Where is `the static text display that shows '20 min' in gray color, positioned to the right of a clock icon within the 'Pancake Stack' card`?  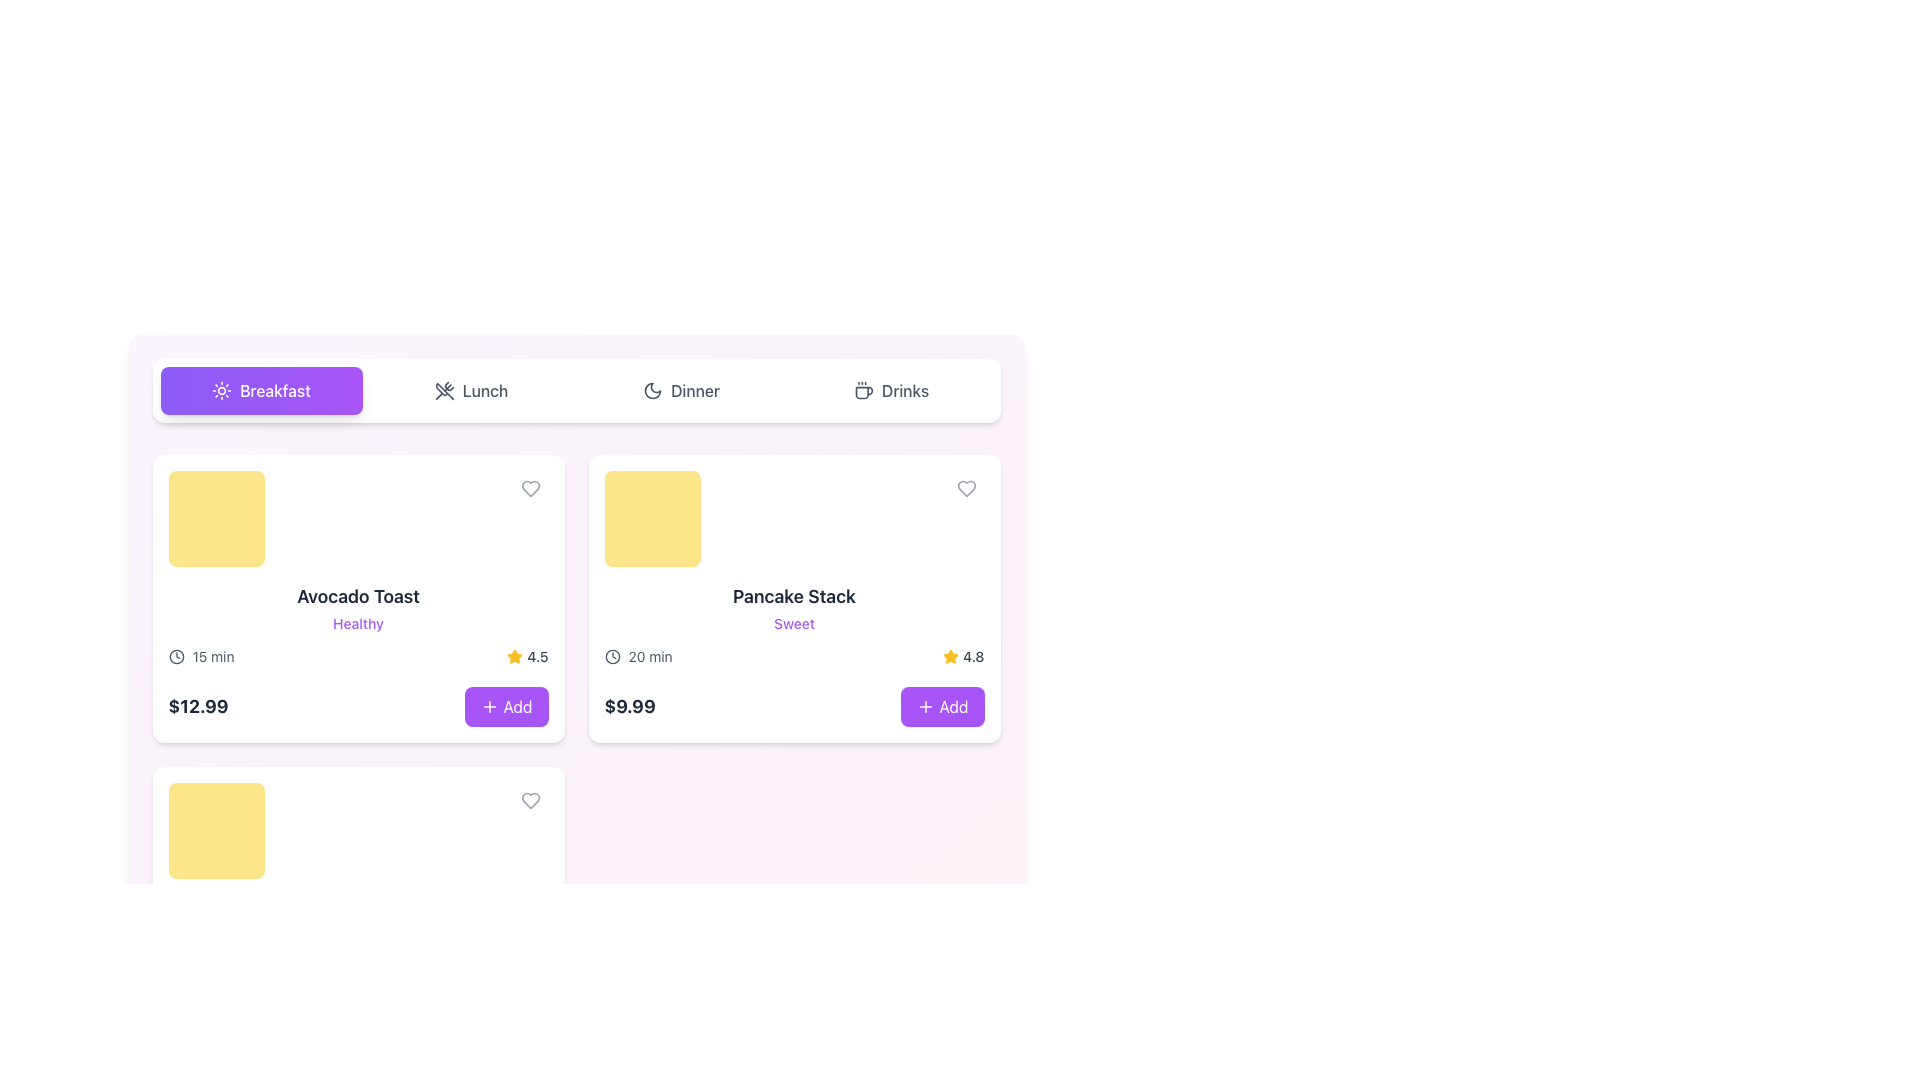 the static text display that shows '20 min' in gray color, positioned to the right of a clock icon within the 'Pancake Stack' card is located at coordinates (650, 656).